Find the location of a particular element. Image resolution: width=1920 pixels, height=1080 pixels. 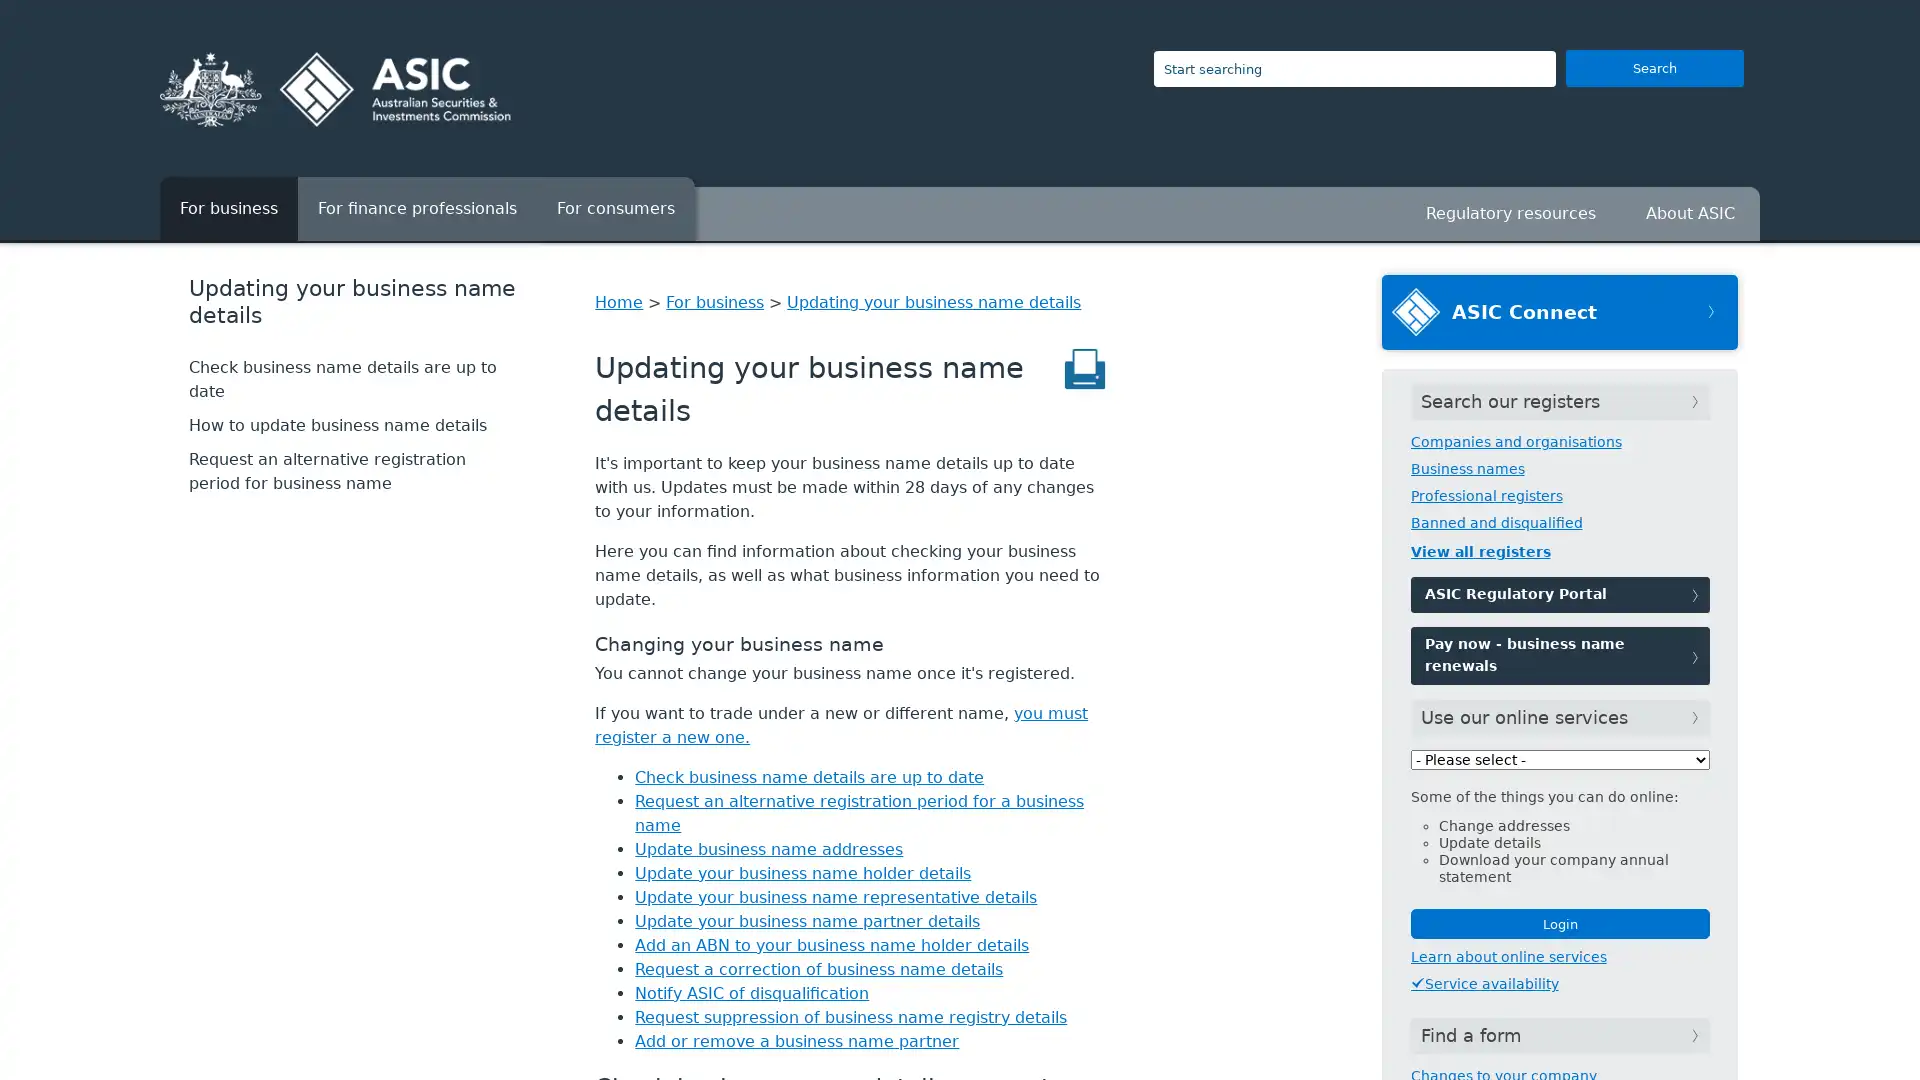

Search is located at coordinates (1654, 67).